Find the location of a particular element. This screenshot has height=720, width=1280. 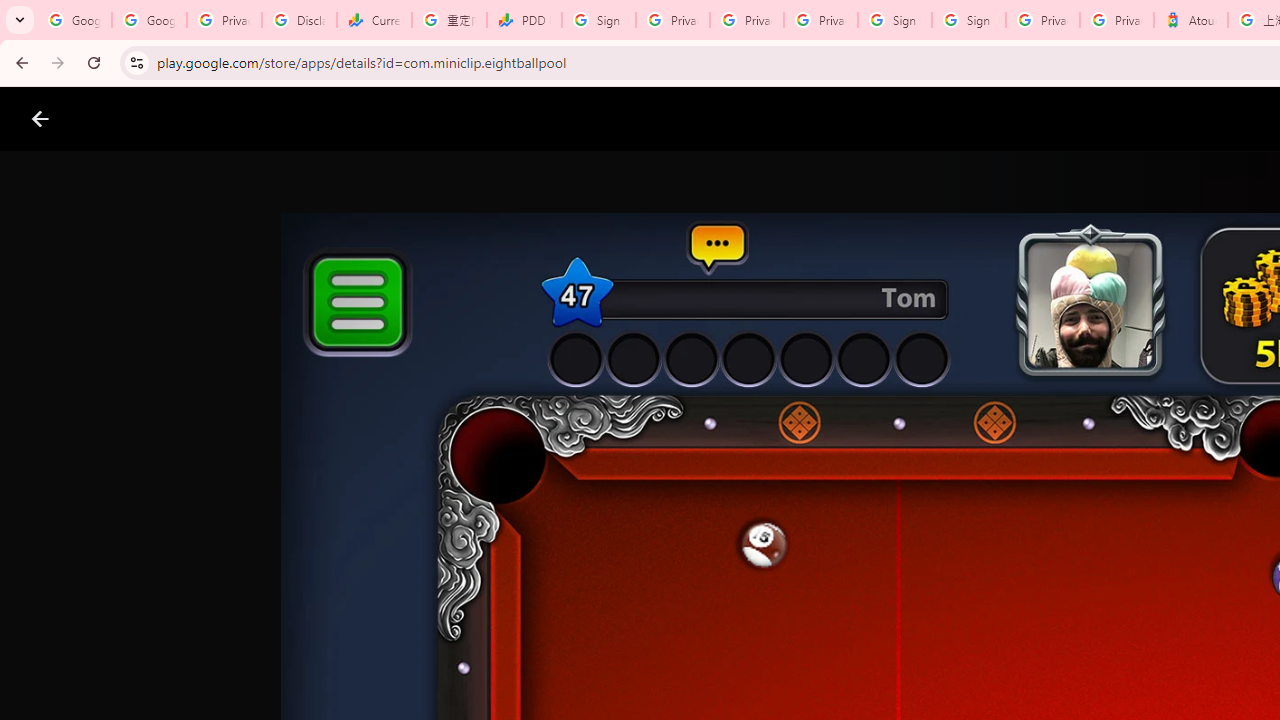

'Atour Hotel - Google hotels' is located at coordinates (1191, 20).